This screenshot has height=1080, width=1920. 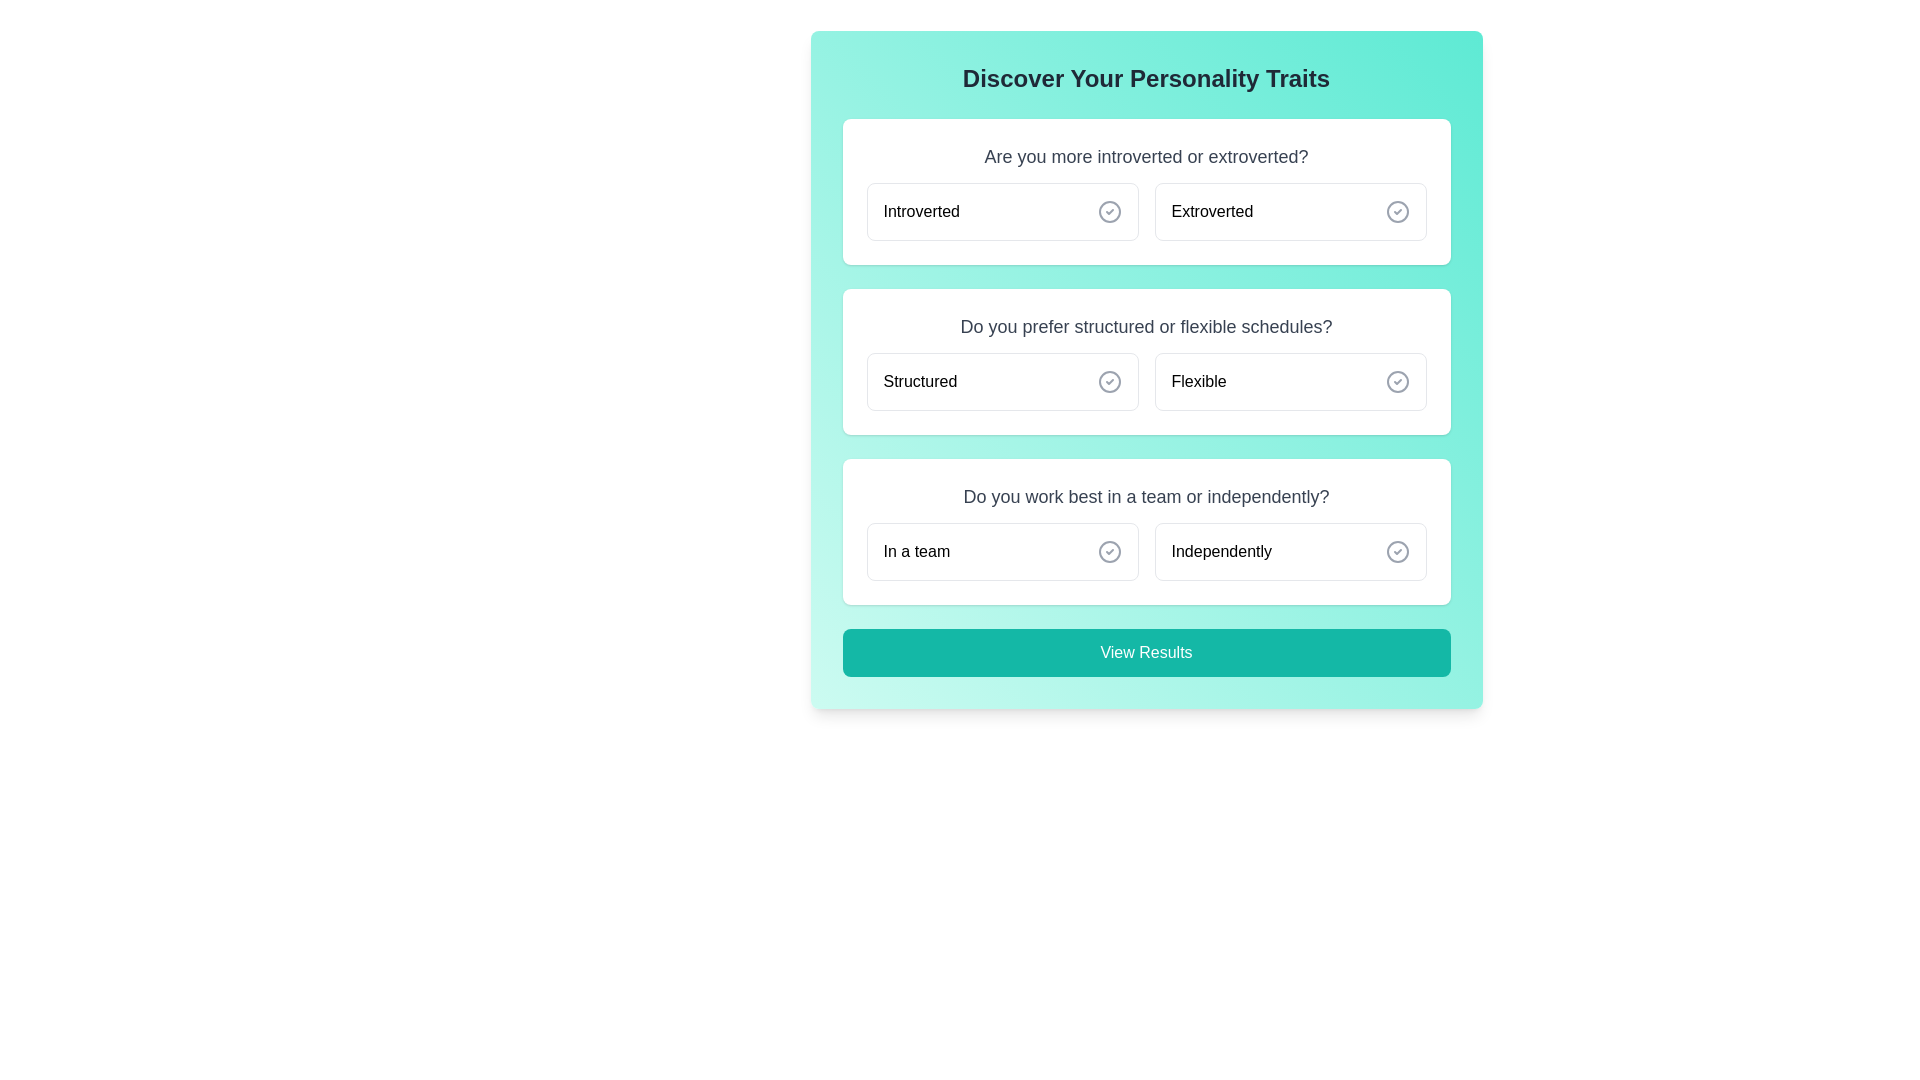 What do you see at coordinates (1146, 156) in the screenshot?
I see `text label/heading that serves as a title for the question regarding introversion or extroversion, located at the top of the first question block` at bounding box center [1146, 156].